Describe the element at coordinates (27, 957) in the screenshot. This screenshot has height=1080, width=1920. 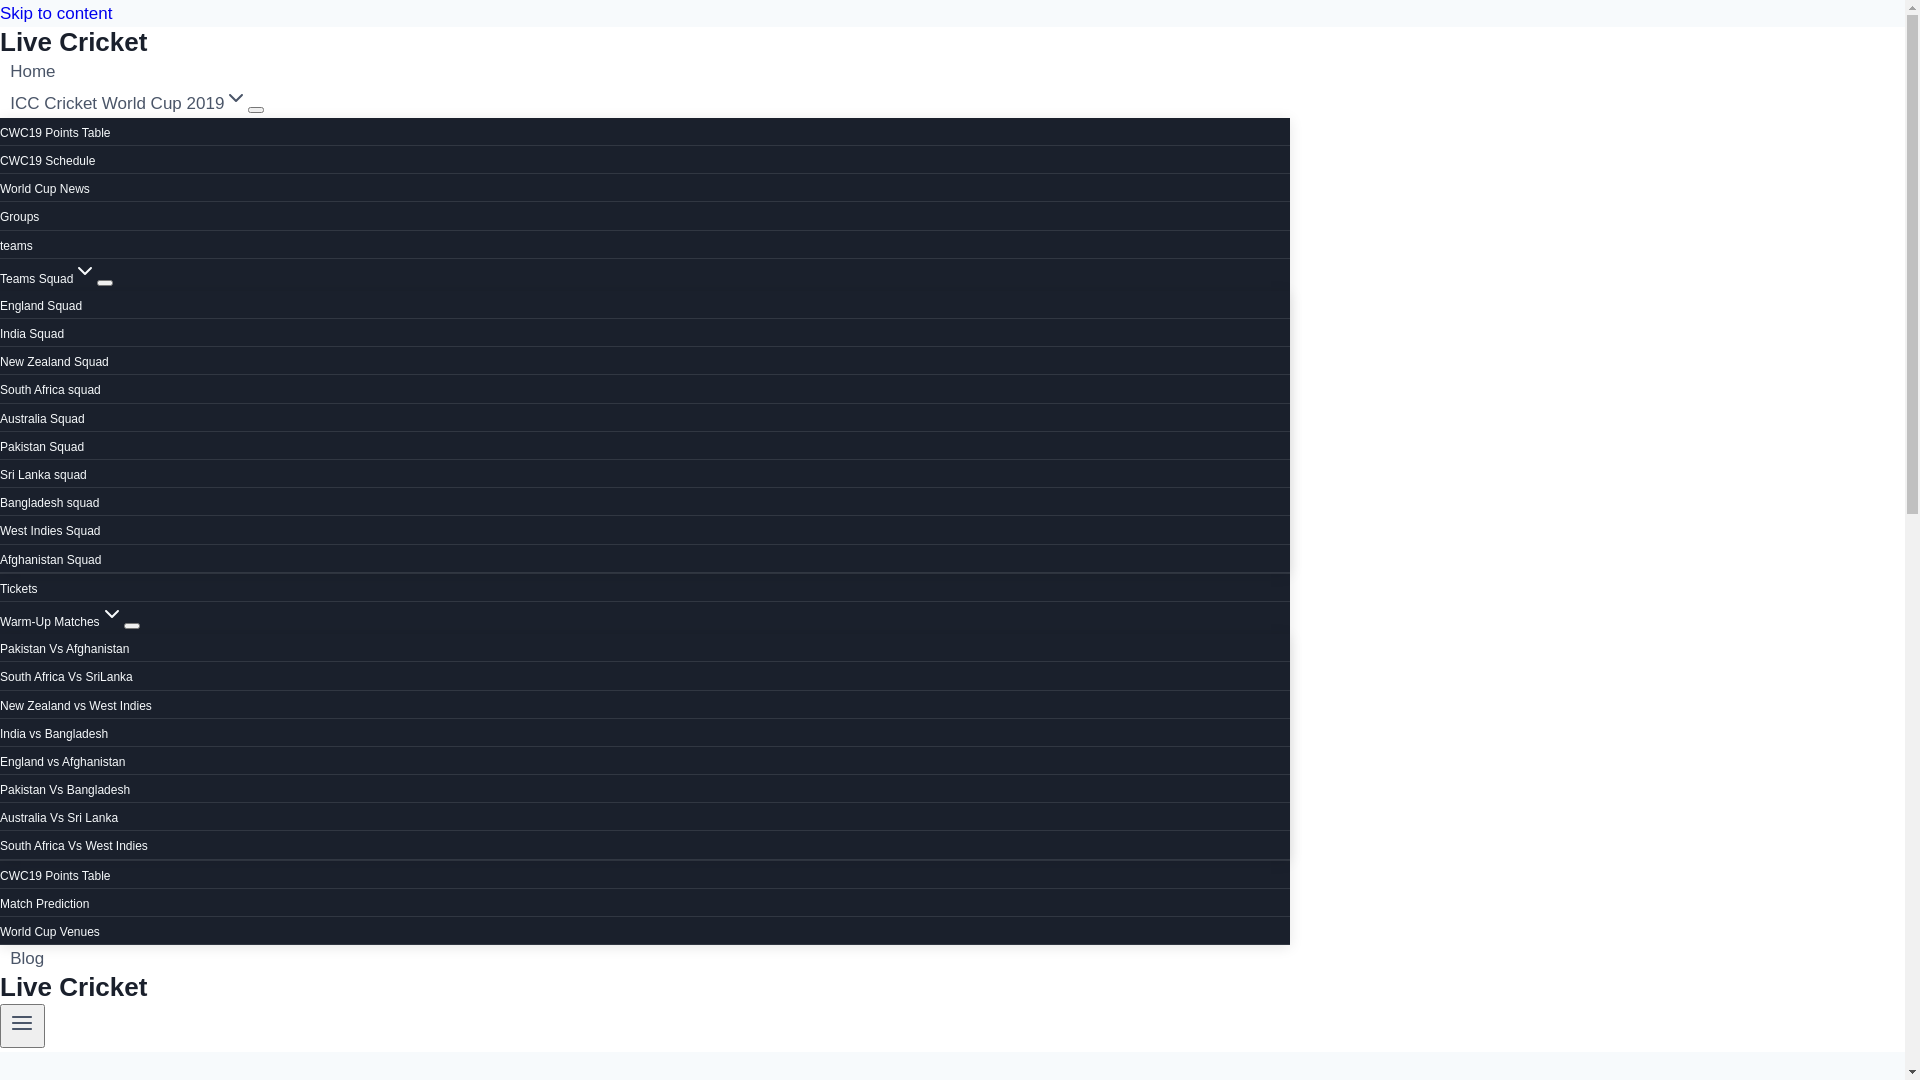
I see `'Blog'` at that location.